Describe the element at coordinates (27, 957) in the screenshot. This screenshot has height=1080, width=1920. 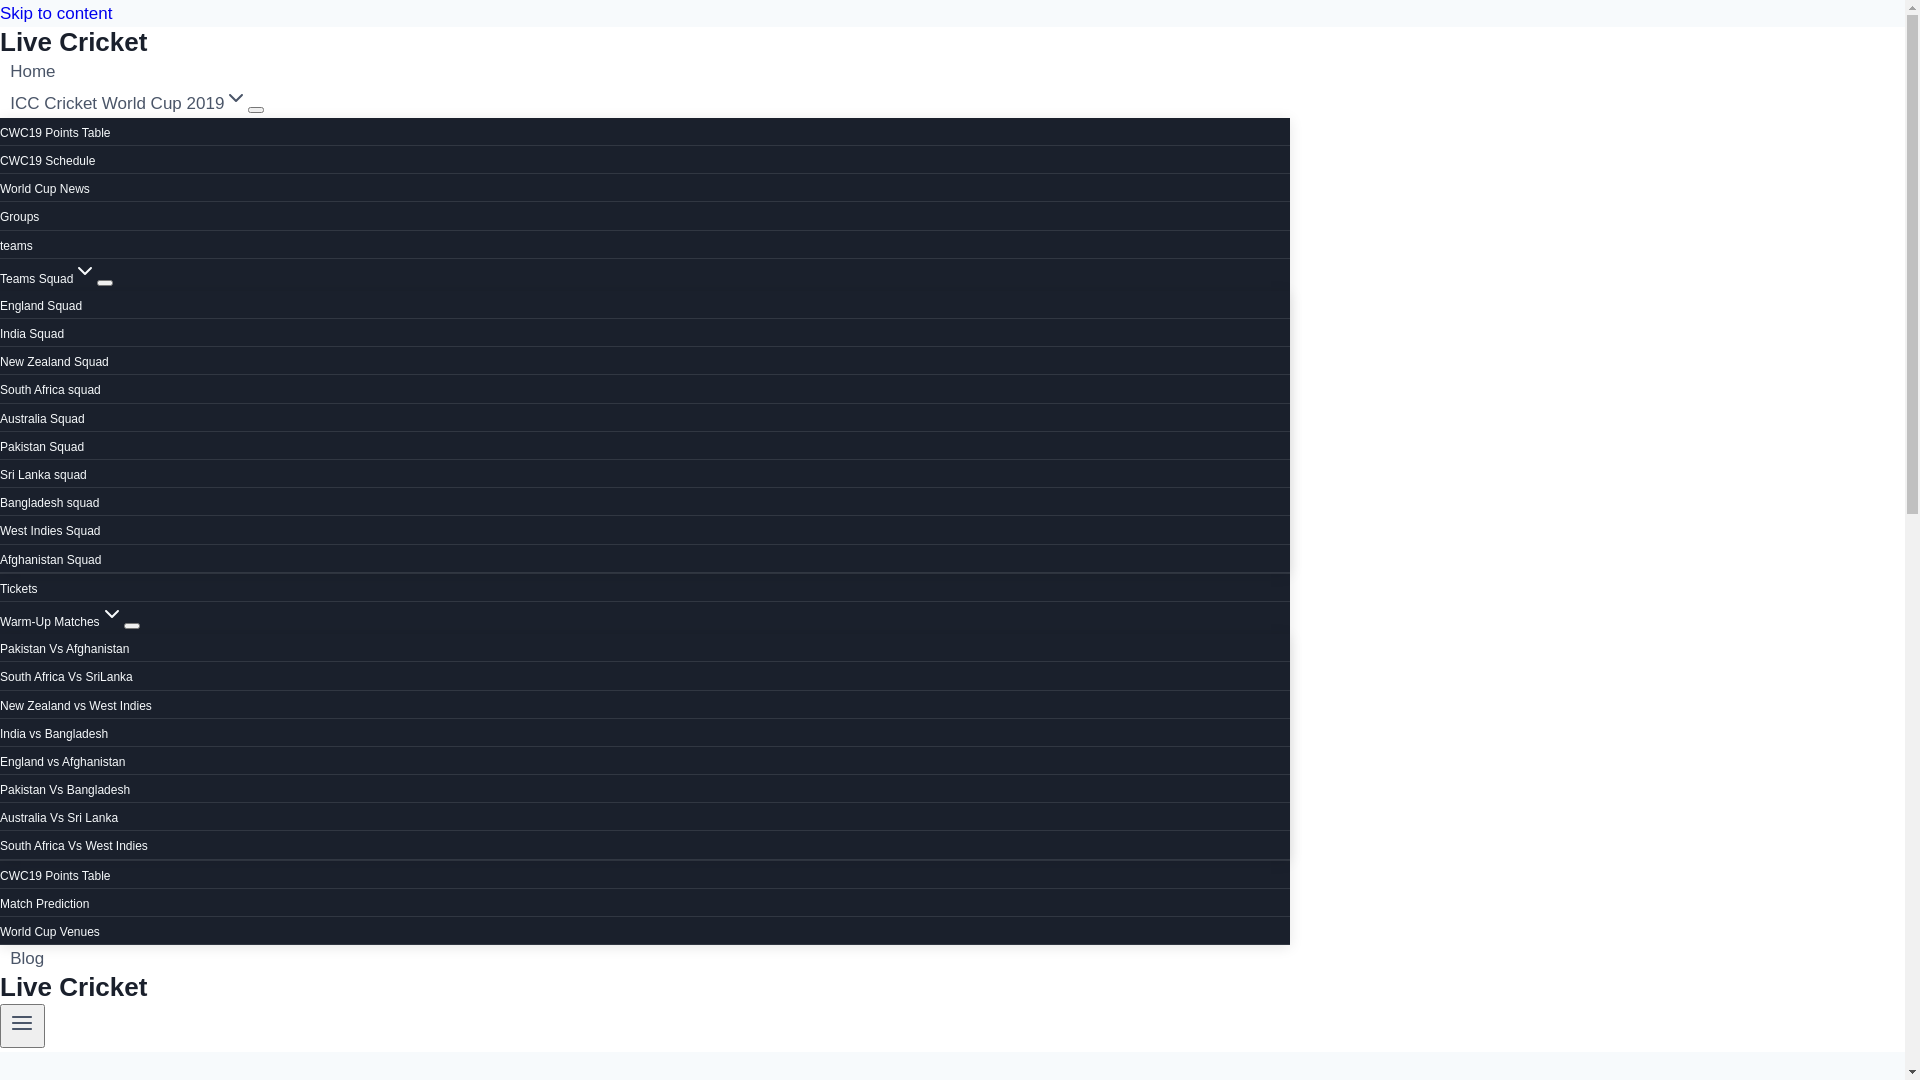
I see `'Blog'` at that location.